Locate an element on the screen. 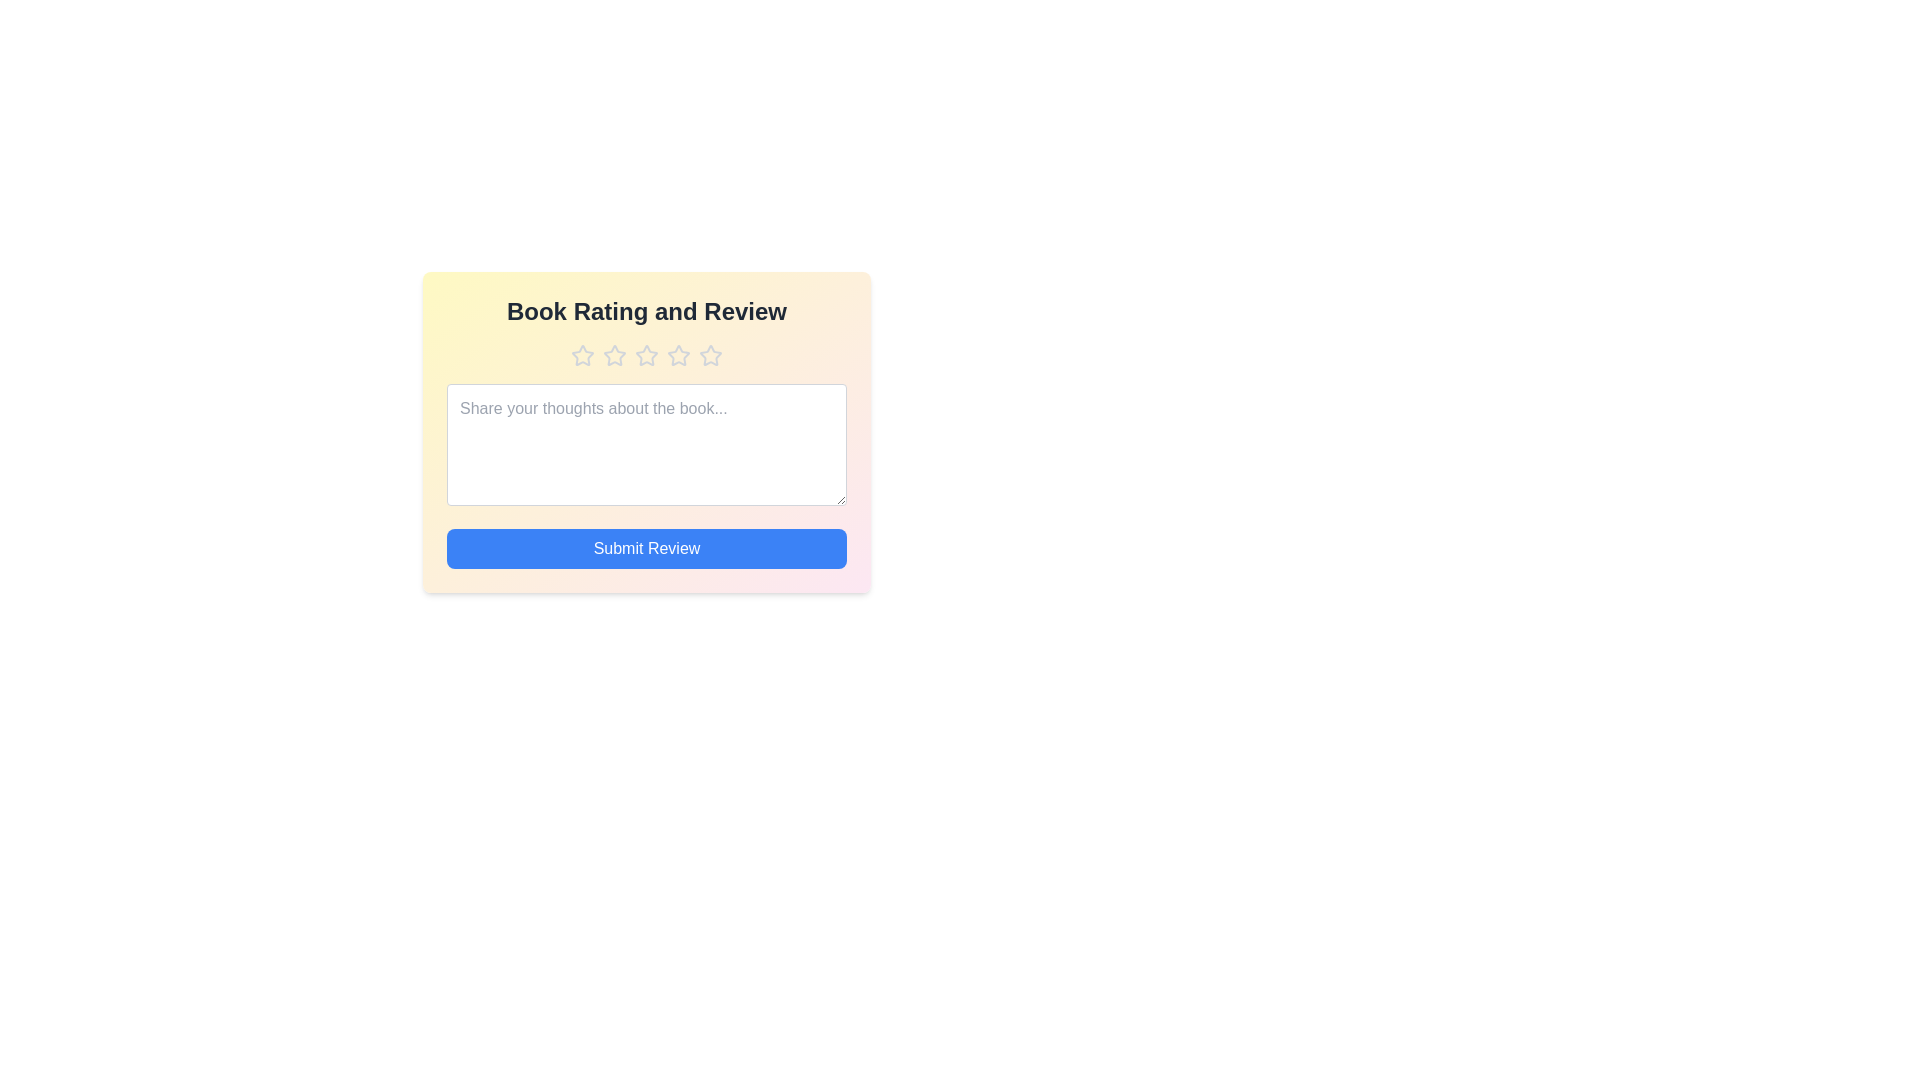  the book rating to 2 stars by clicking on the corresponding star is located at coordinates (613, 354).